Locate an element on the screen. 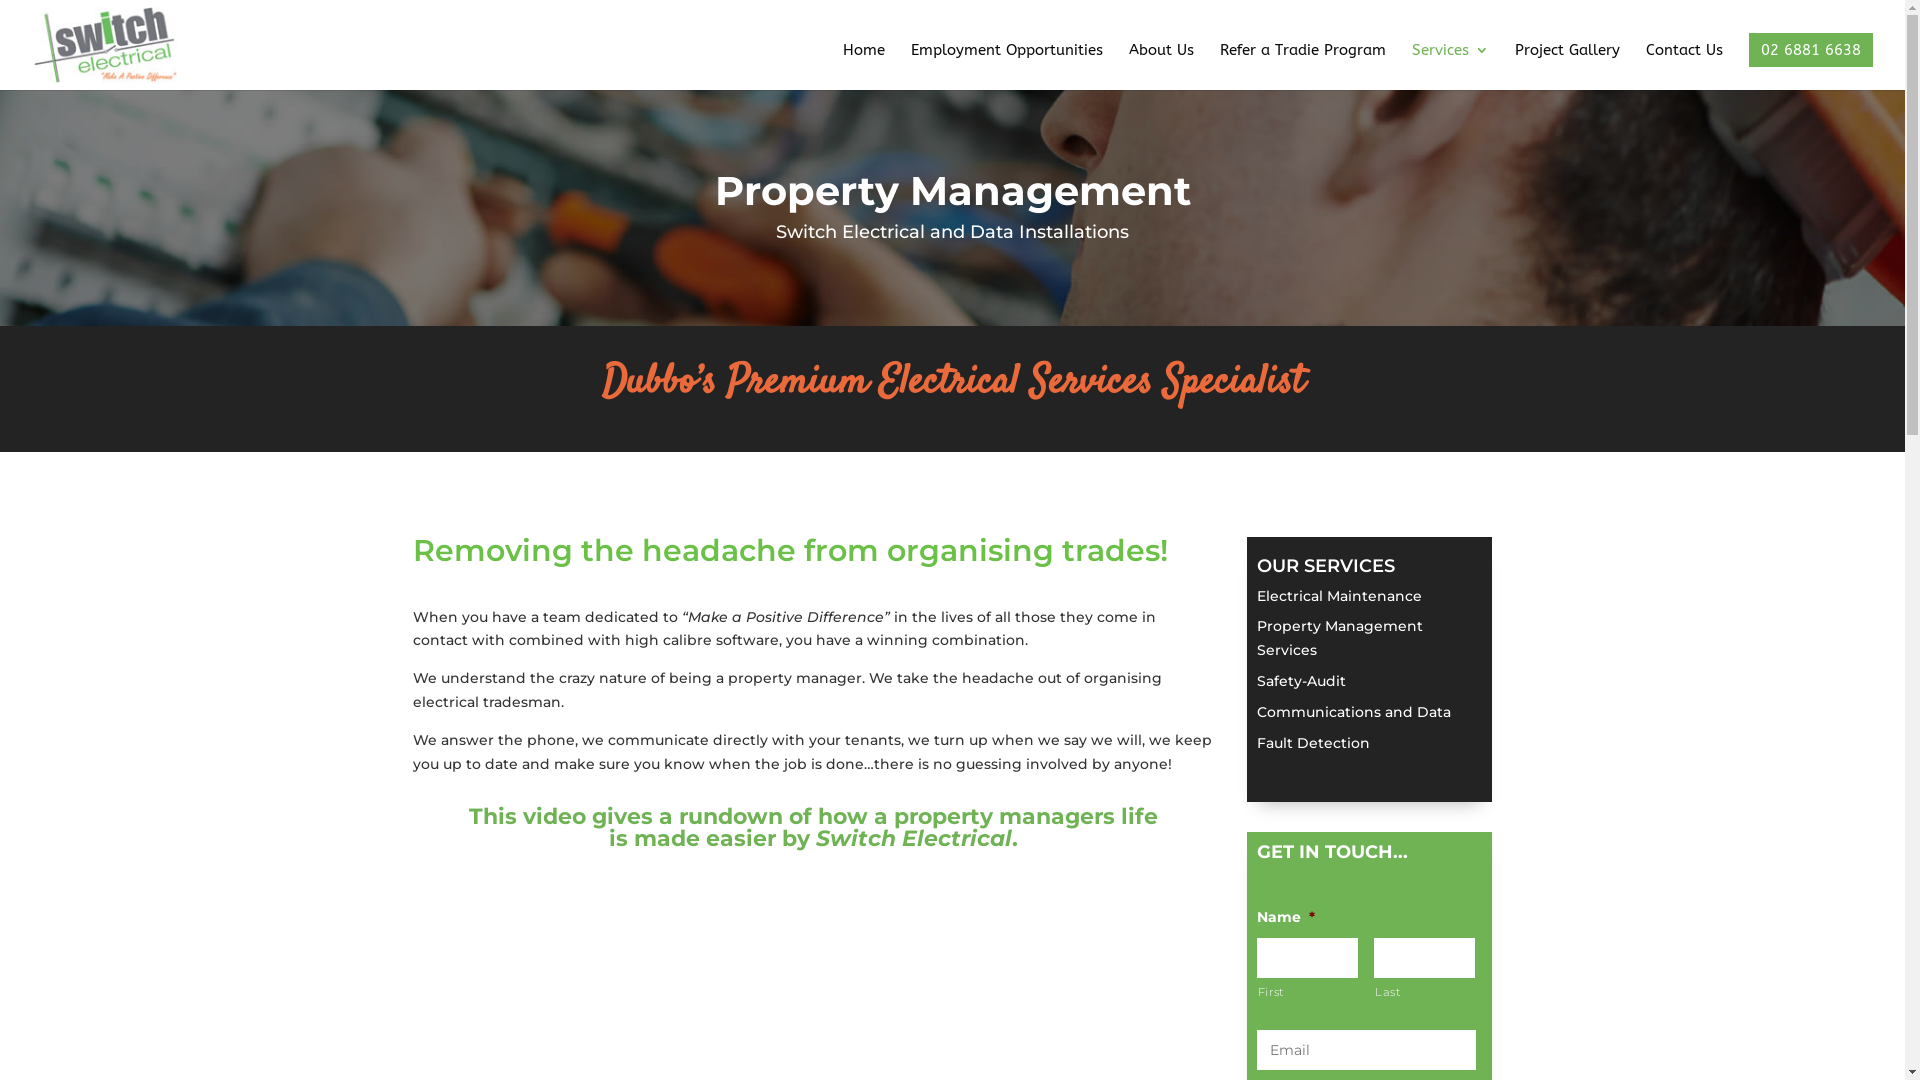 The height and width of the screenshot is (1080, 1920). 'Property Management Services' is located at coordinates (1339, 637).